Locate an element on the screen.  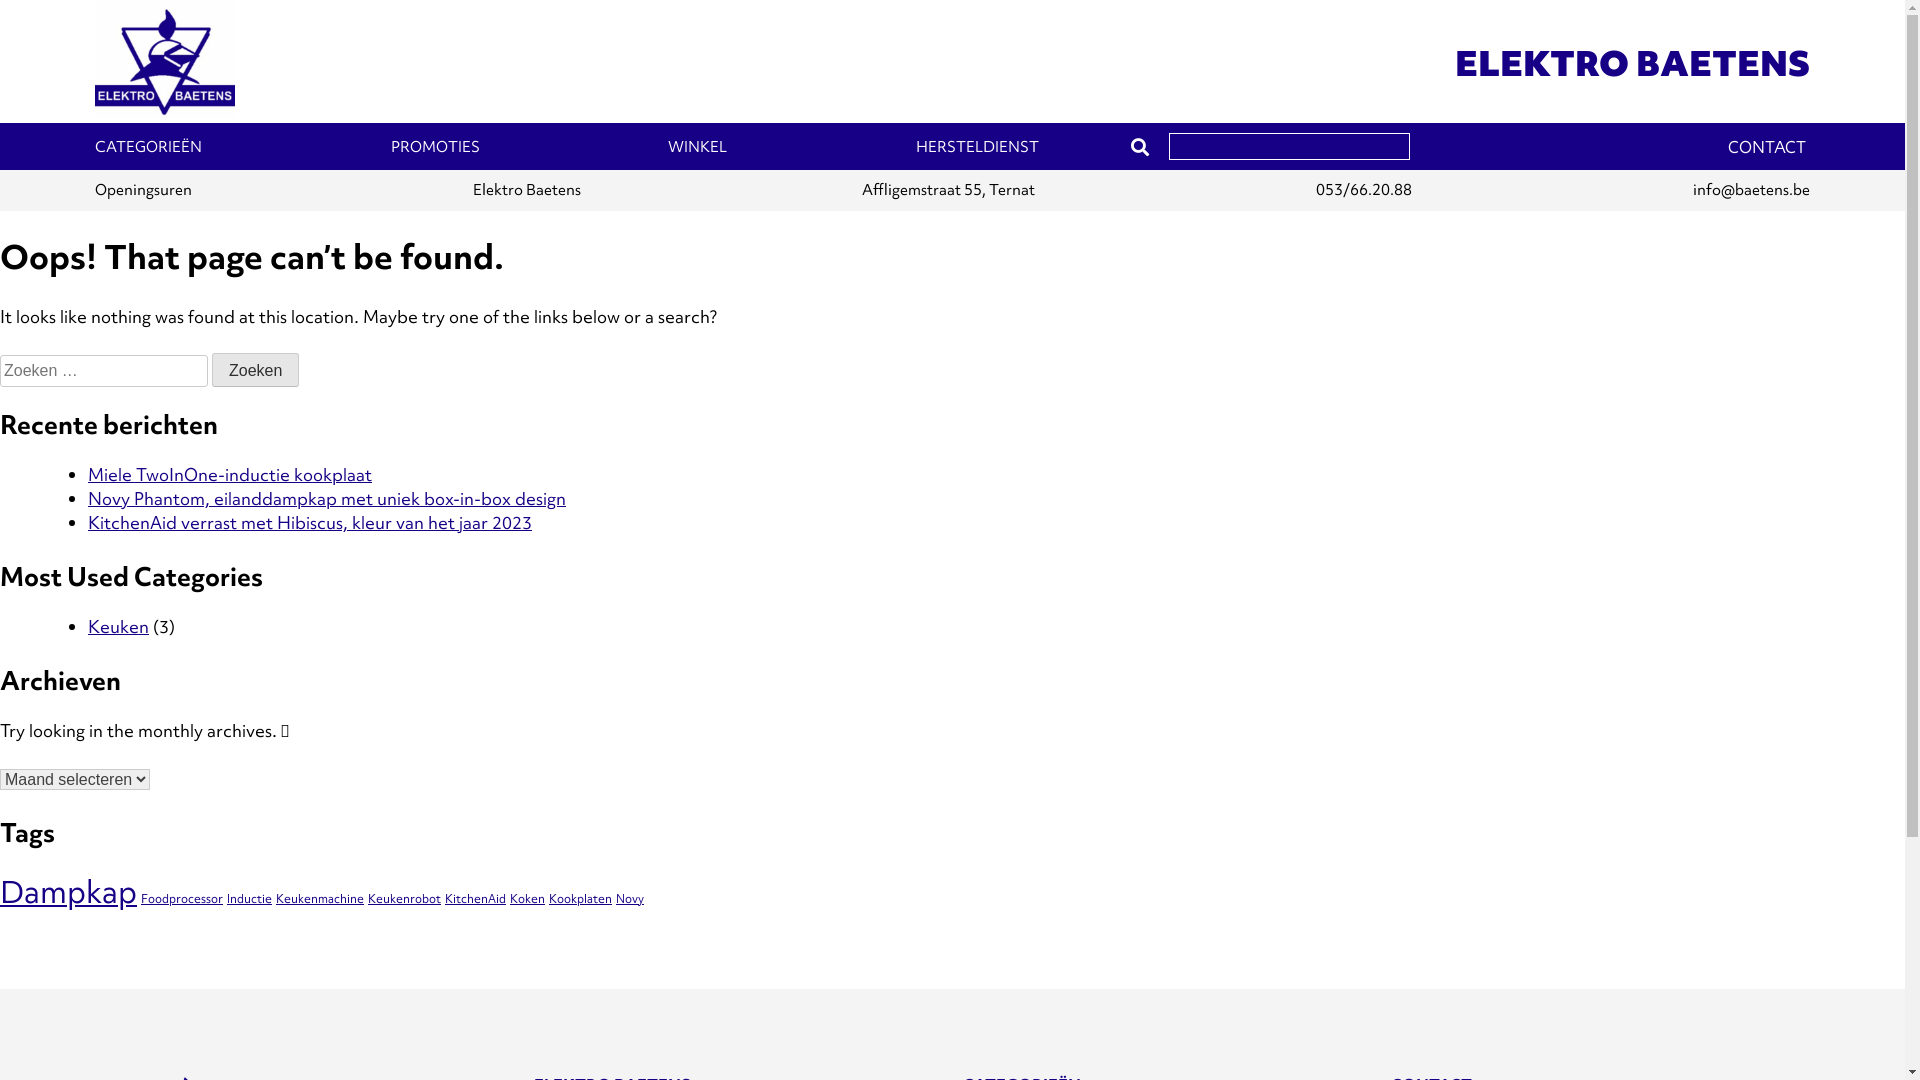
'KitchenAid' is located at coordinates (444, 897).